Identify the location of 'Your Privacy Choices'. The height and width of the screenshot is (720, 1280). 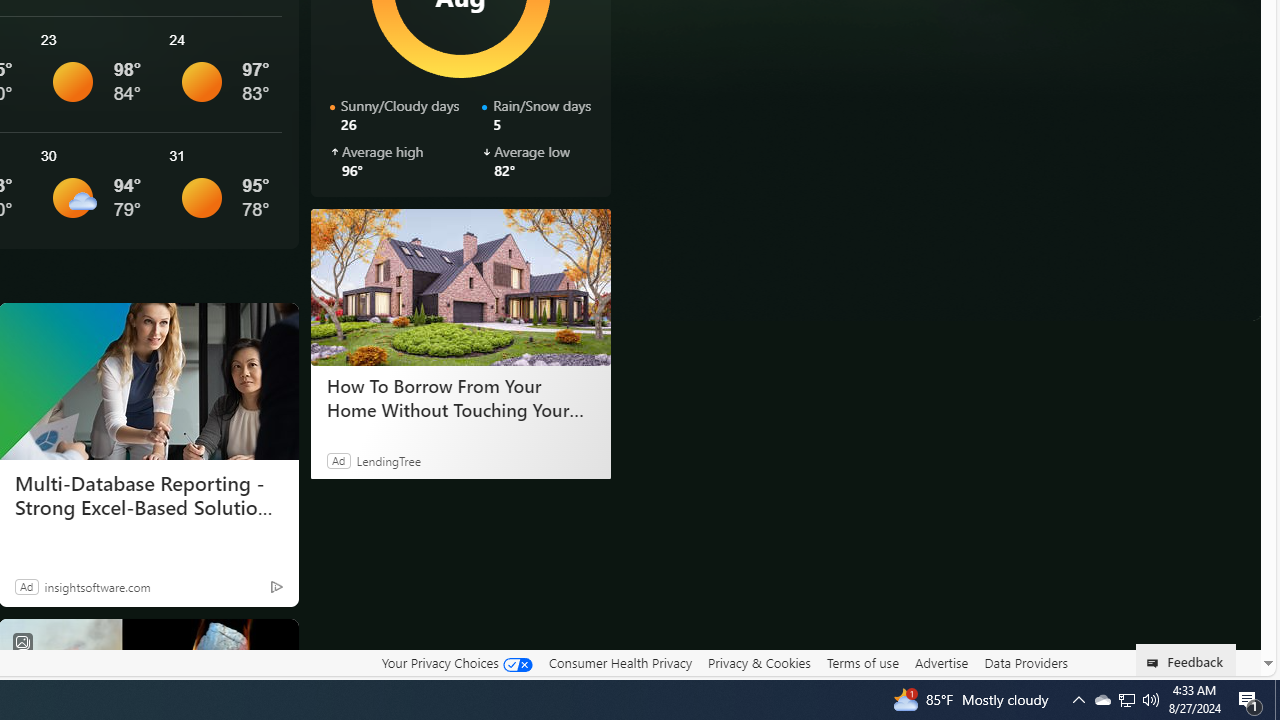
(455, 663).